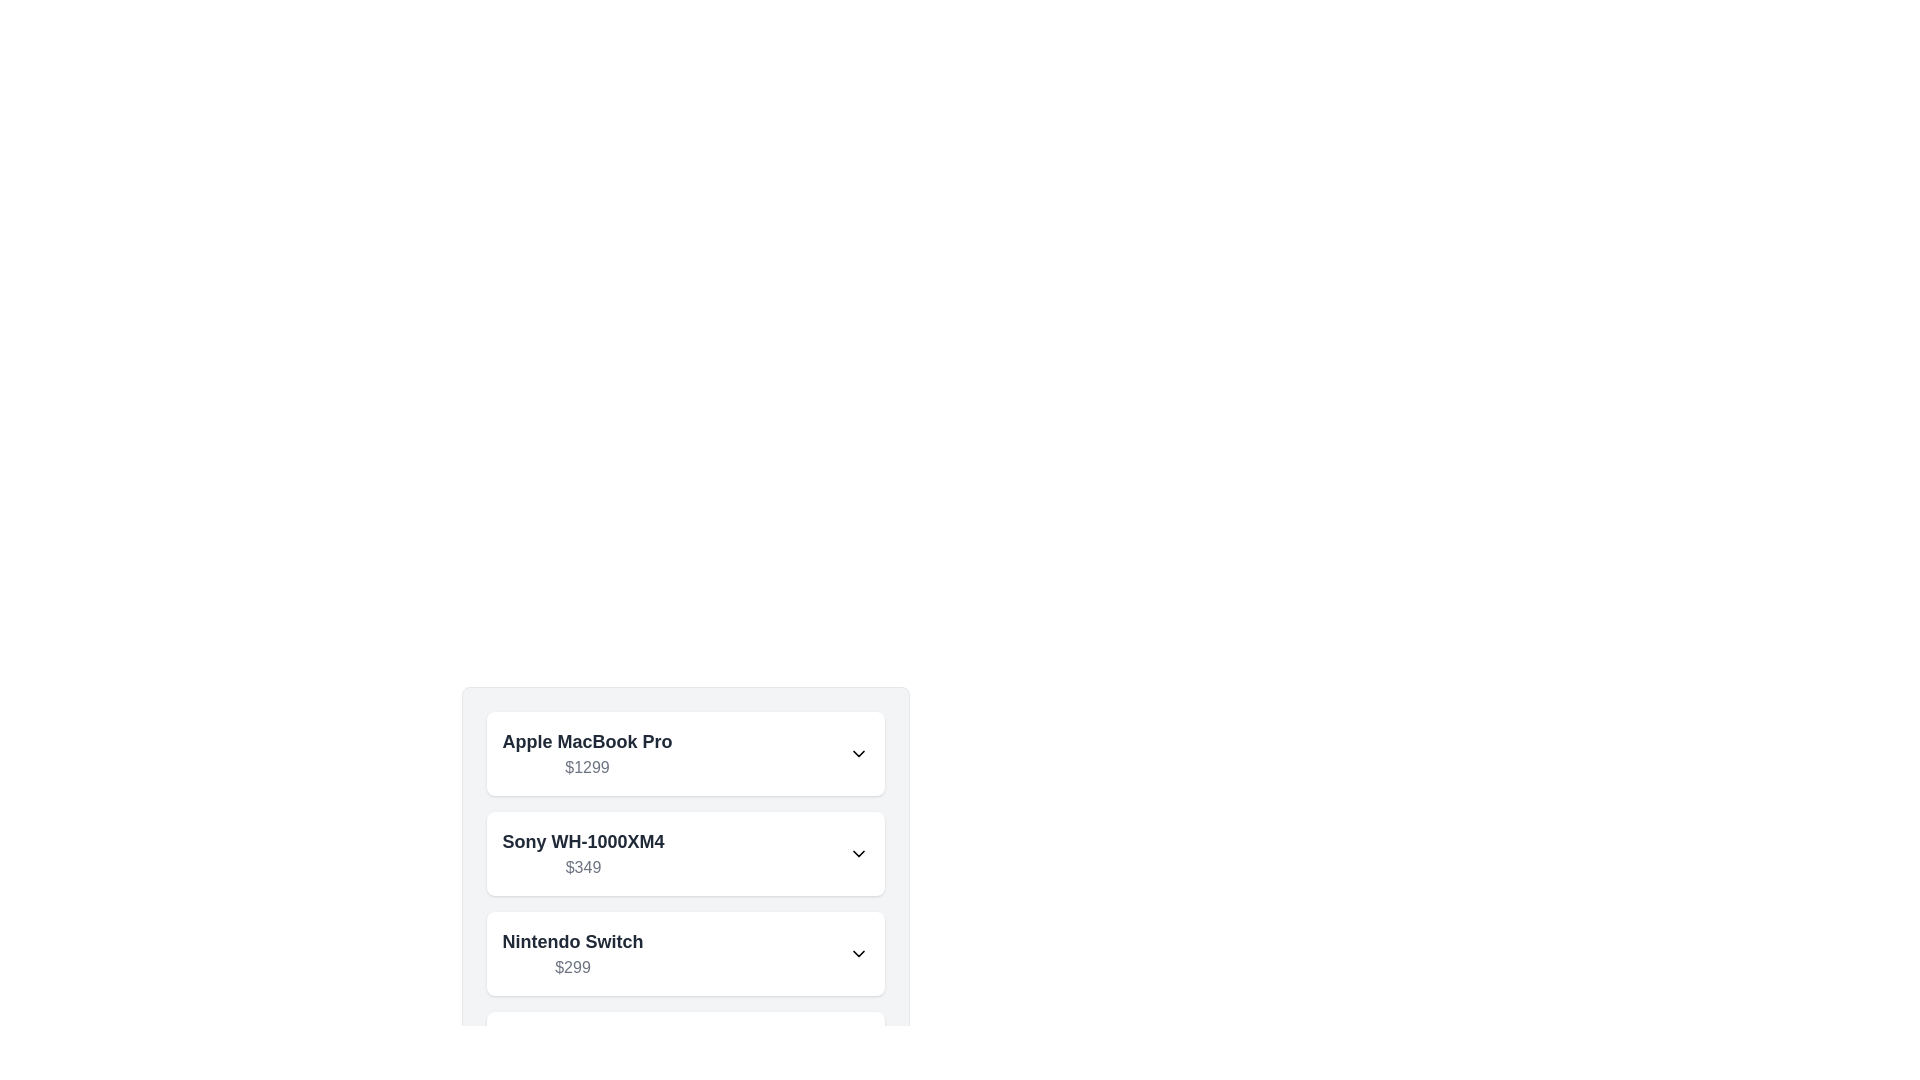 This screenshot has height=1080, width=1920. What do you see at coordinates (858, 853) in the screenshot?
I see `the down-pointing chevron icon located in the top-right corner of the product display for 'Sony WH-1000XM4'` at bounding box center [858, 853].